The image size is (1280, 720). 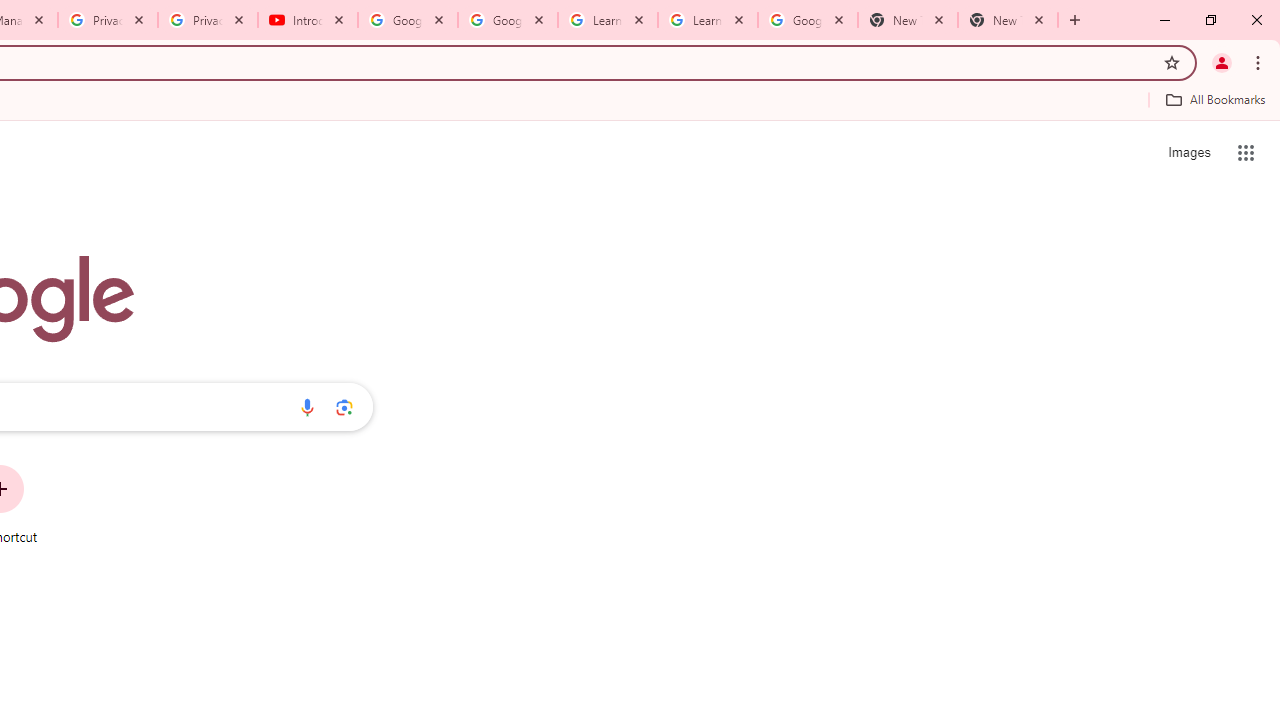 What do you see at coordinates (307, 20) in the screenshot?
I see `'Introduction | Google Privacy Policy - YouTube'` at bounding box center [307, 20].